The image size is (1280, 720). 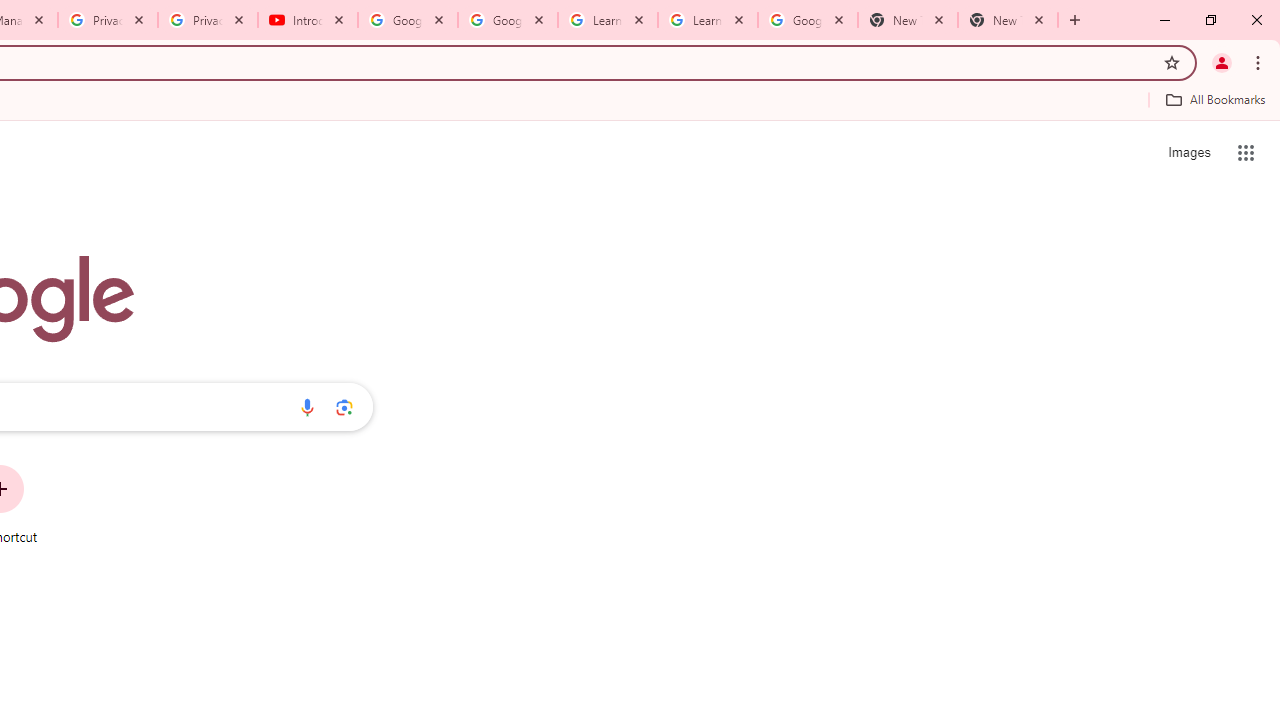 What do you see at coordinates (307, 20) in the screenshot?
I see `'Introduction | Google Privacy Policy - YouTube'` at bounding box center [307, 20].